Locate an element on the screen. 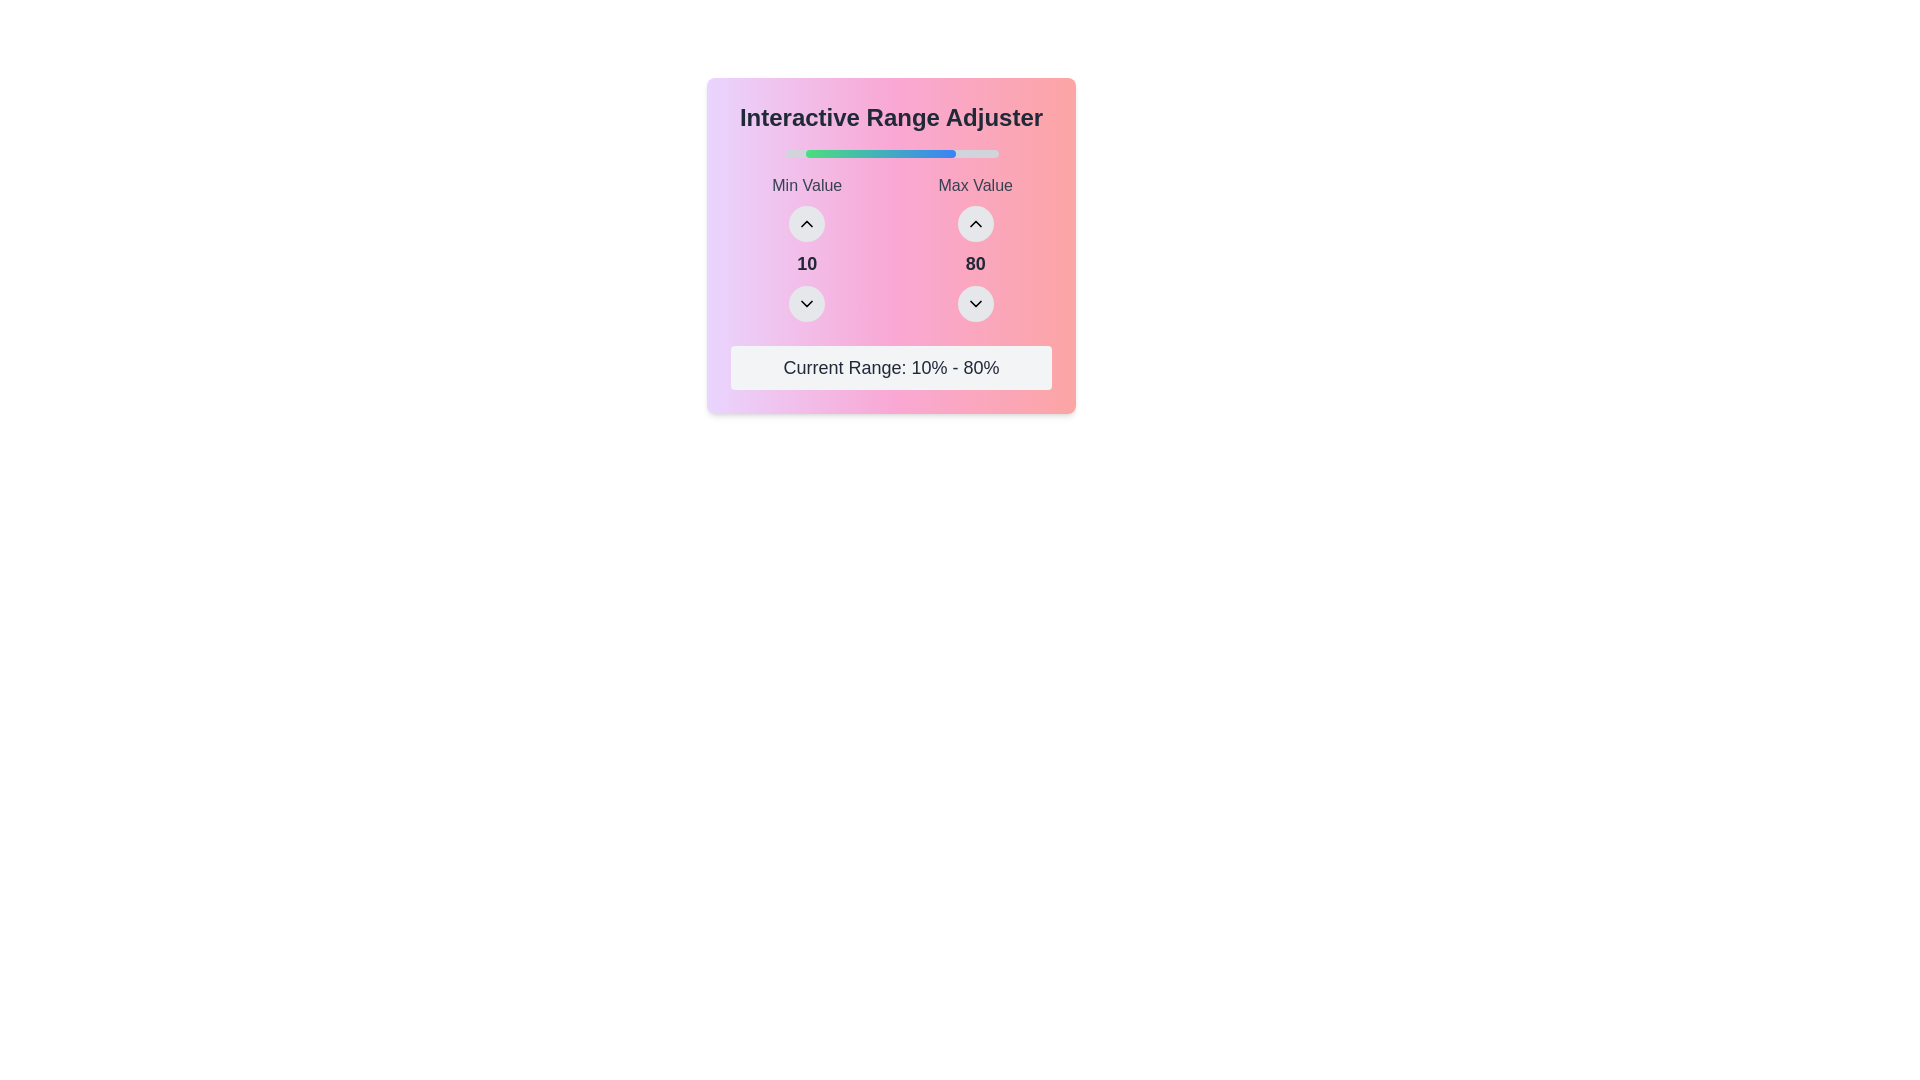 The image size is (1920, 1080). the Text Label displaying the minimum value set in the interactive range adjuster, which is located below the chevron-up icon and above the chevron-down icon inside the left section of the card labeled 'Min Value' is located at coordinates (807, 262).